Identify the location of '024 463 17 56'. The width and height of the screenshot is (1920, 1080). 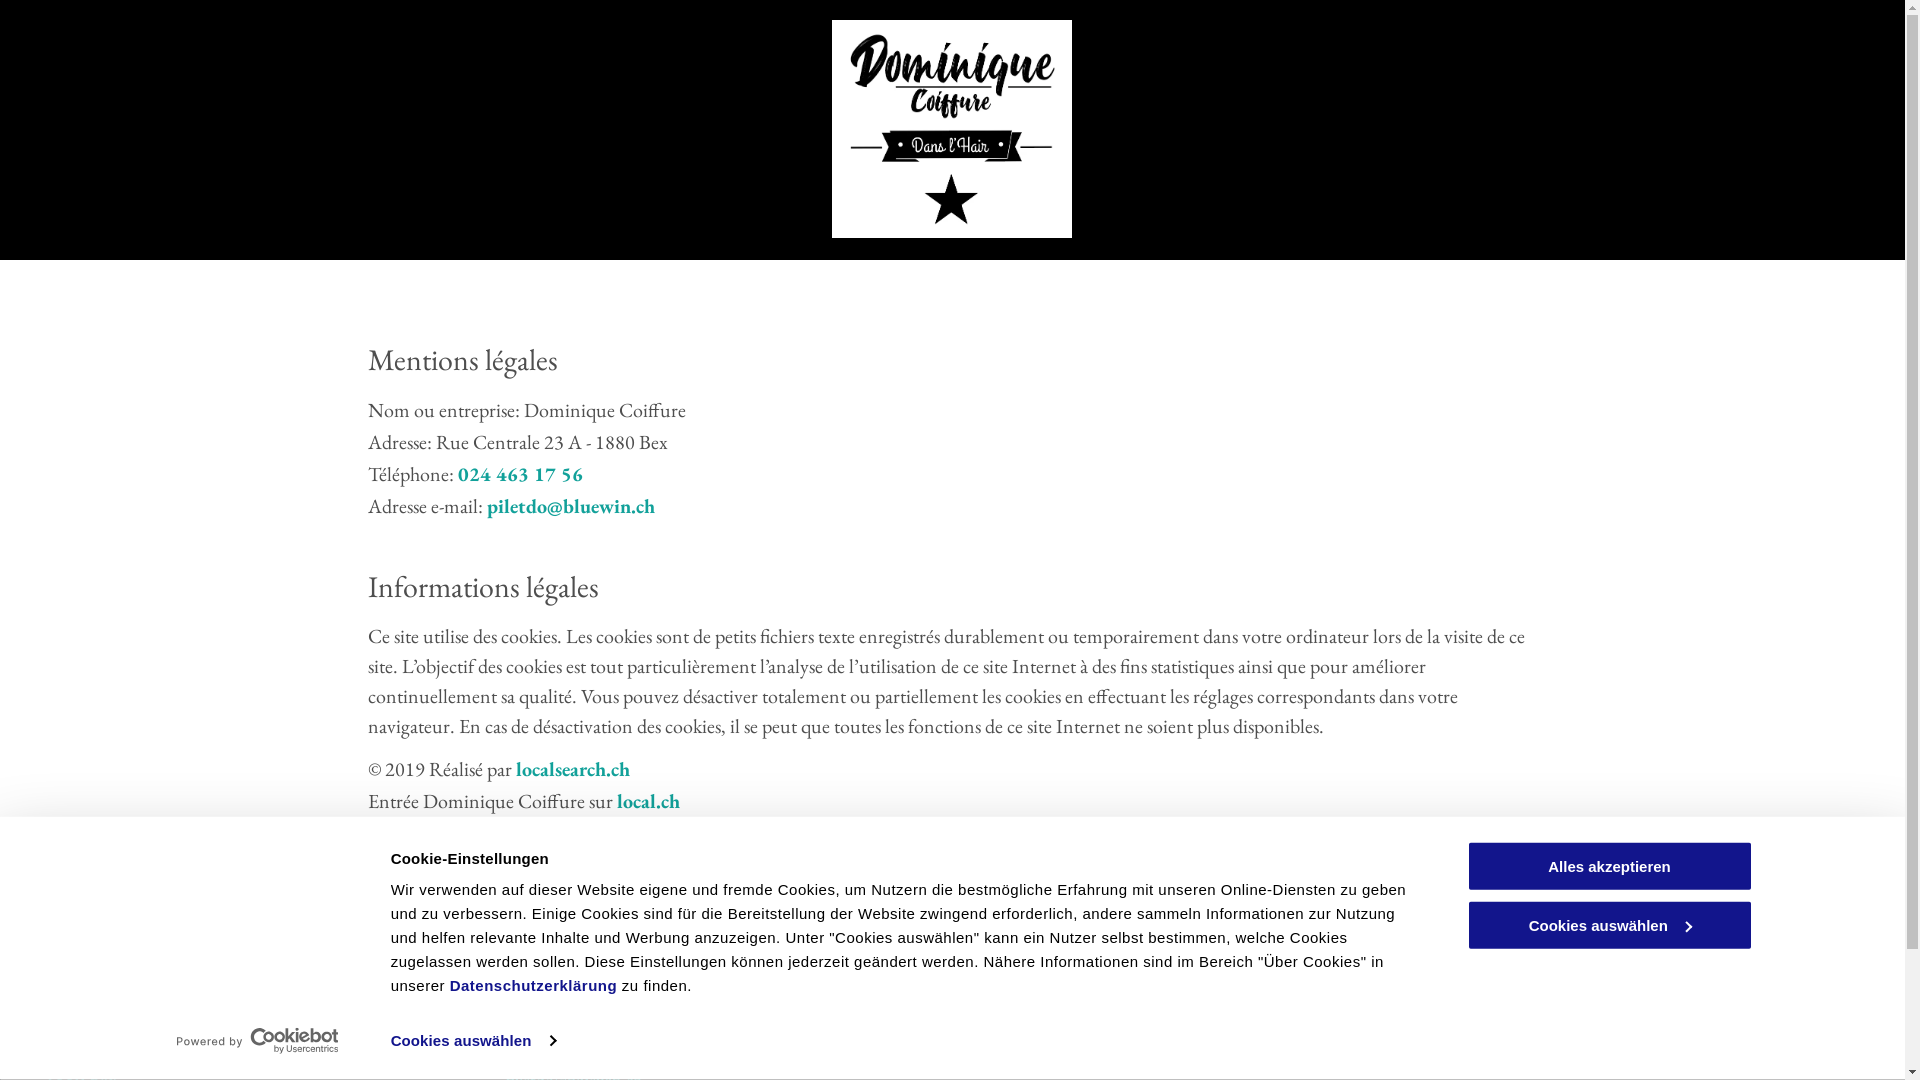
(520, 474).